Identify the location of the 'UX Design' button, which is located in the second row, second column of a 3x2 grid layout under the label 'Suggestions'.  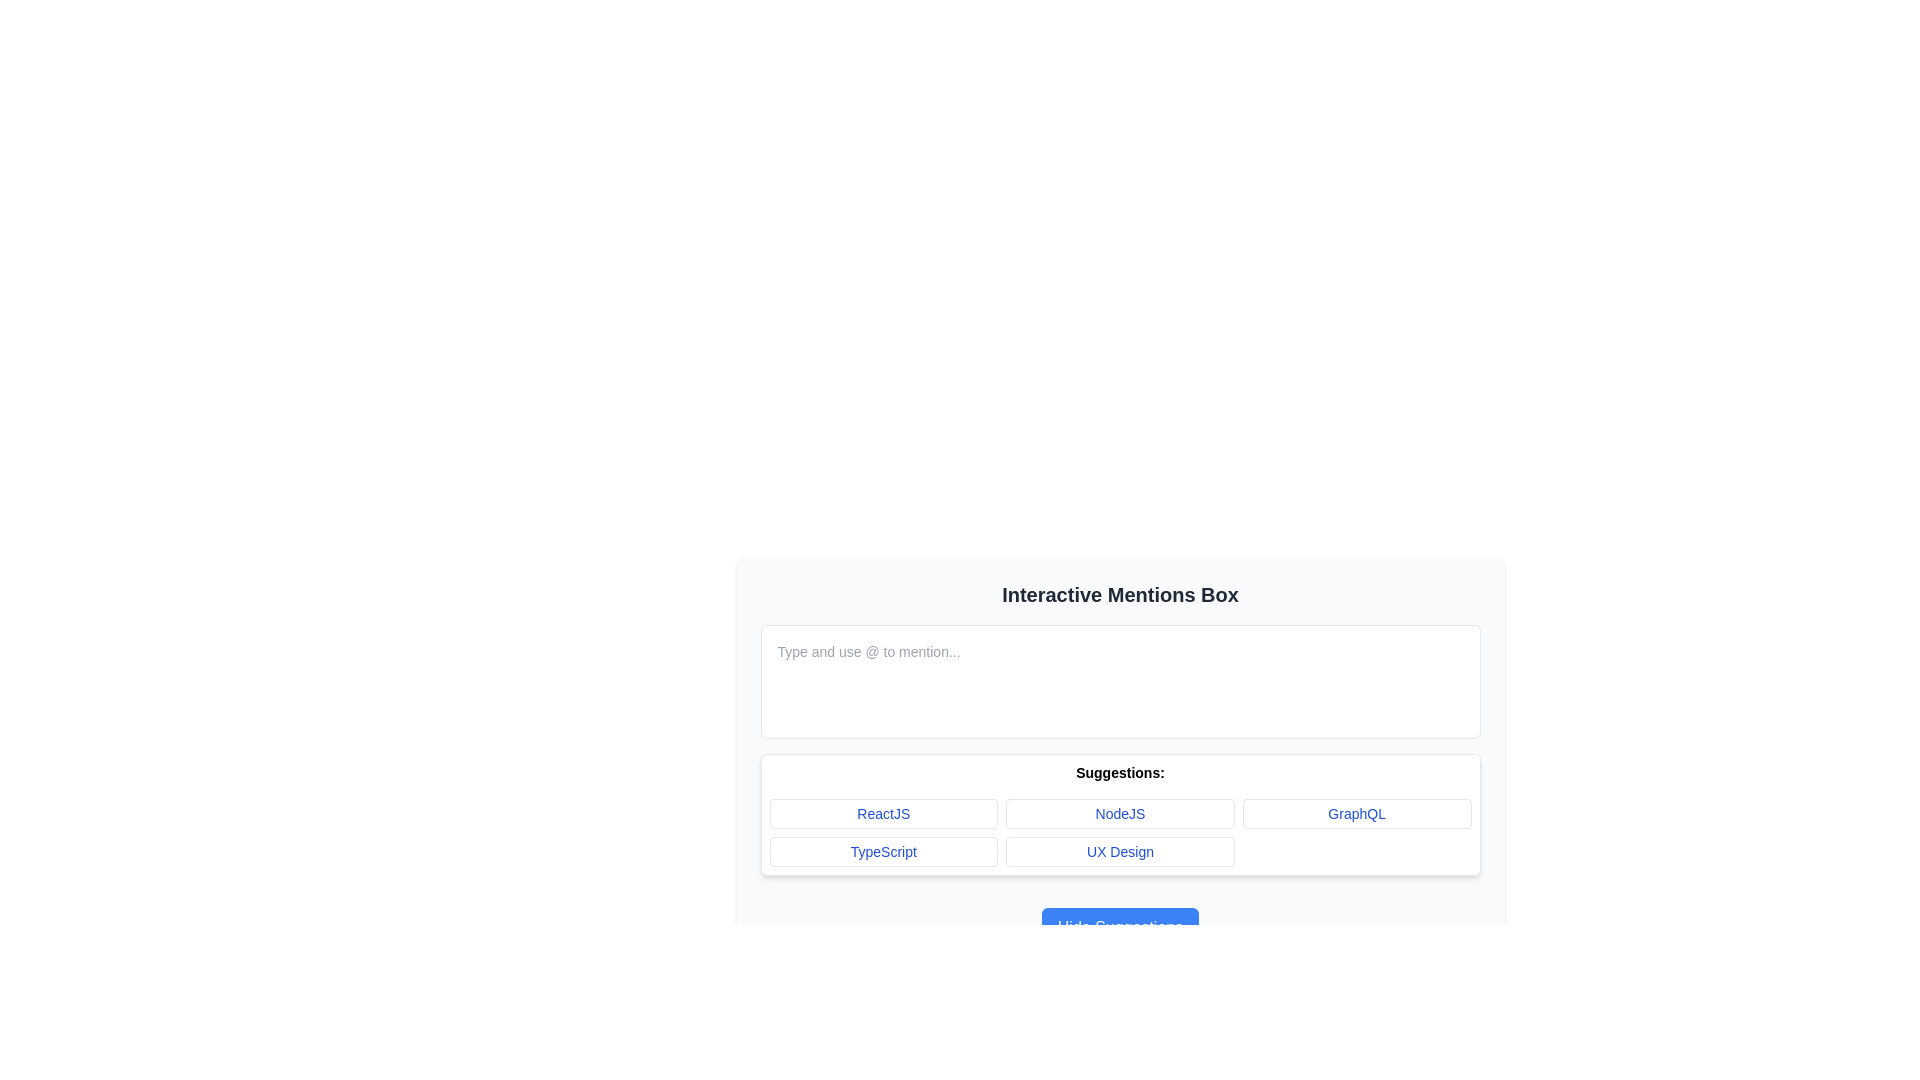
(1120, 852).